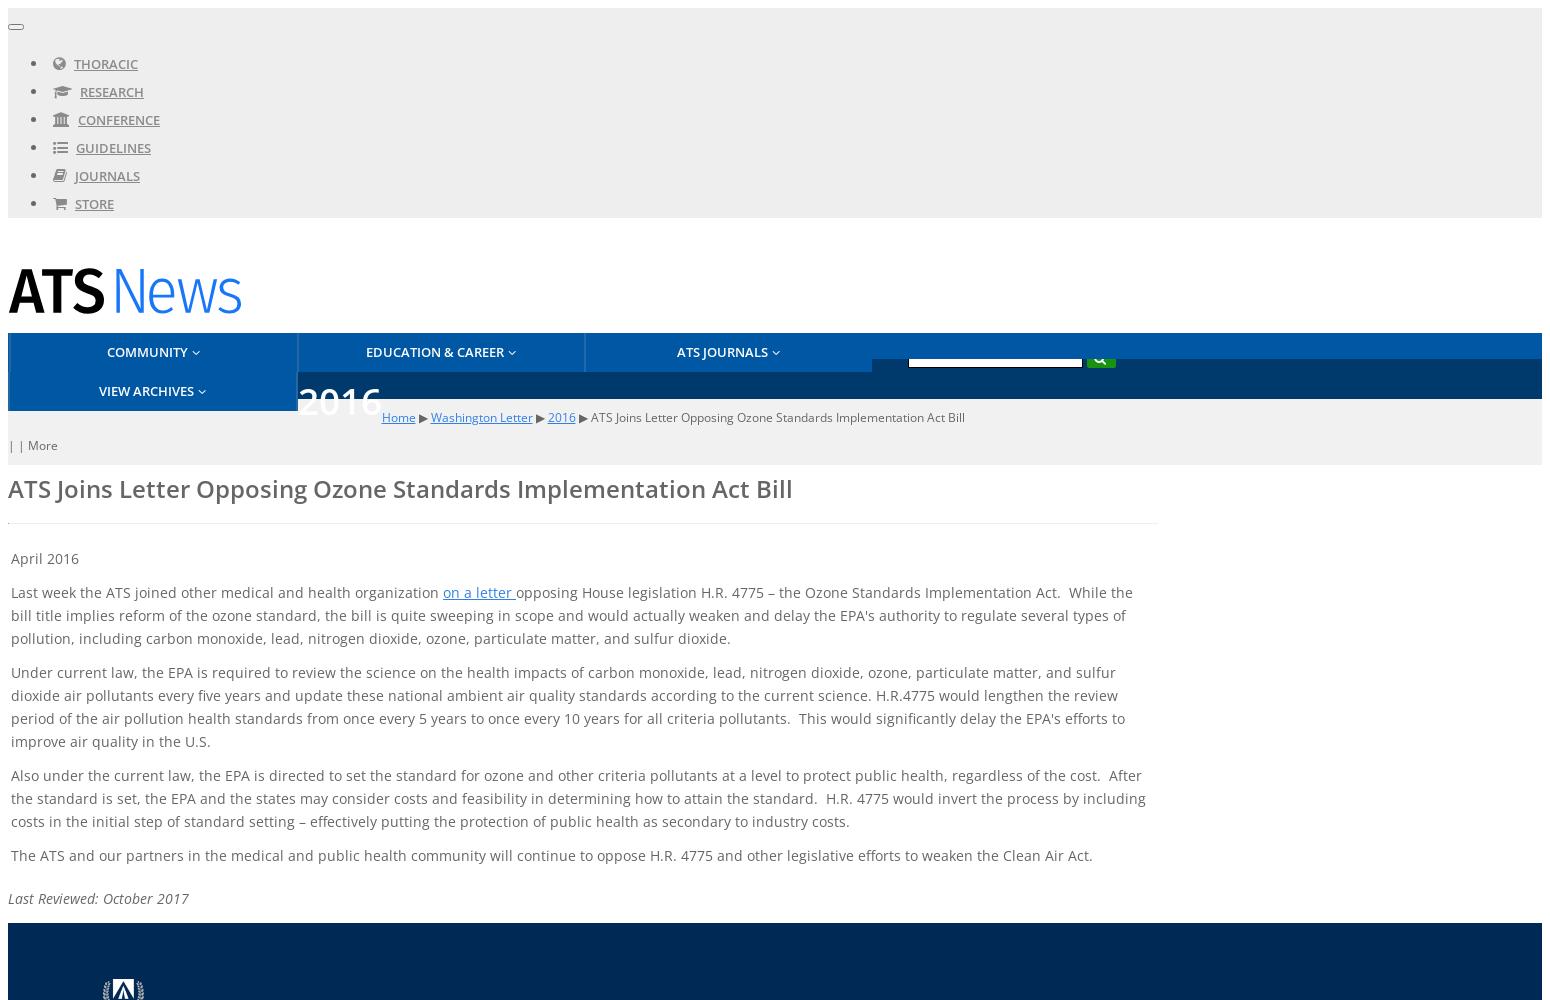 This screenshot has height=1000, width=1550. Describe the element at coordinates (72, 63) in the screenshot. I see `'THORACIC'` at that location.